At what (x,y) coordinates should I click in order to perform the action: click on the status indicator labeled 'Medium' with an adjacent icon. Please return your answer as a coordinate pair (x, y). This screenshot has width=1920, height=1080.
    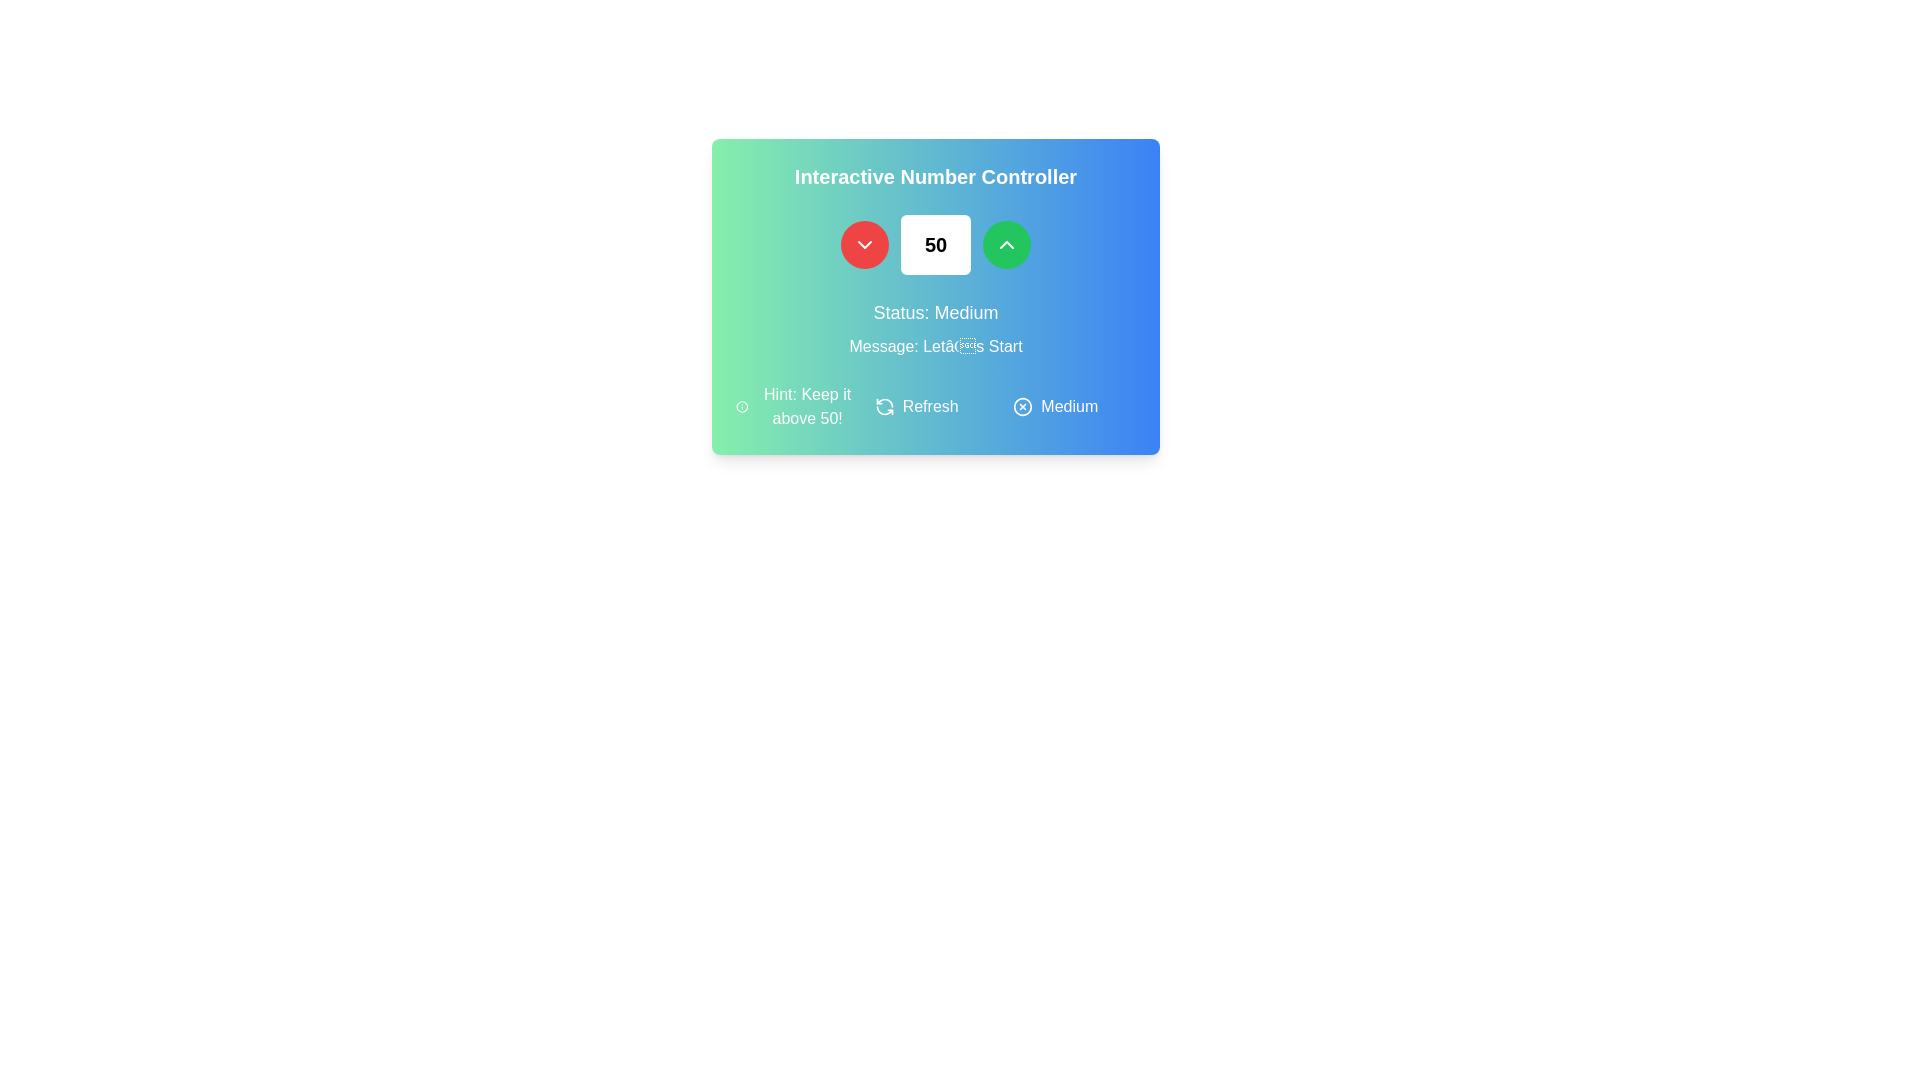
    Looking at the image, I should click on (1073, 406).